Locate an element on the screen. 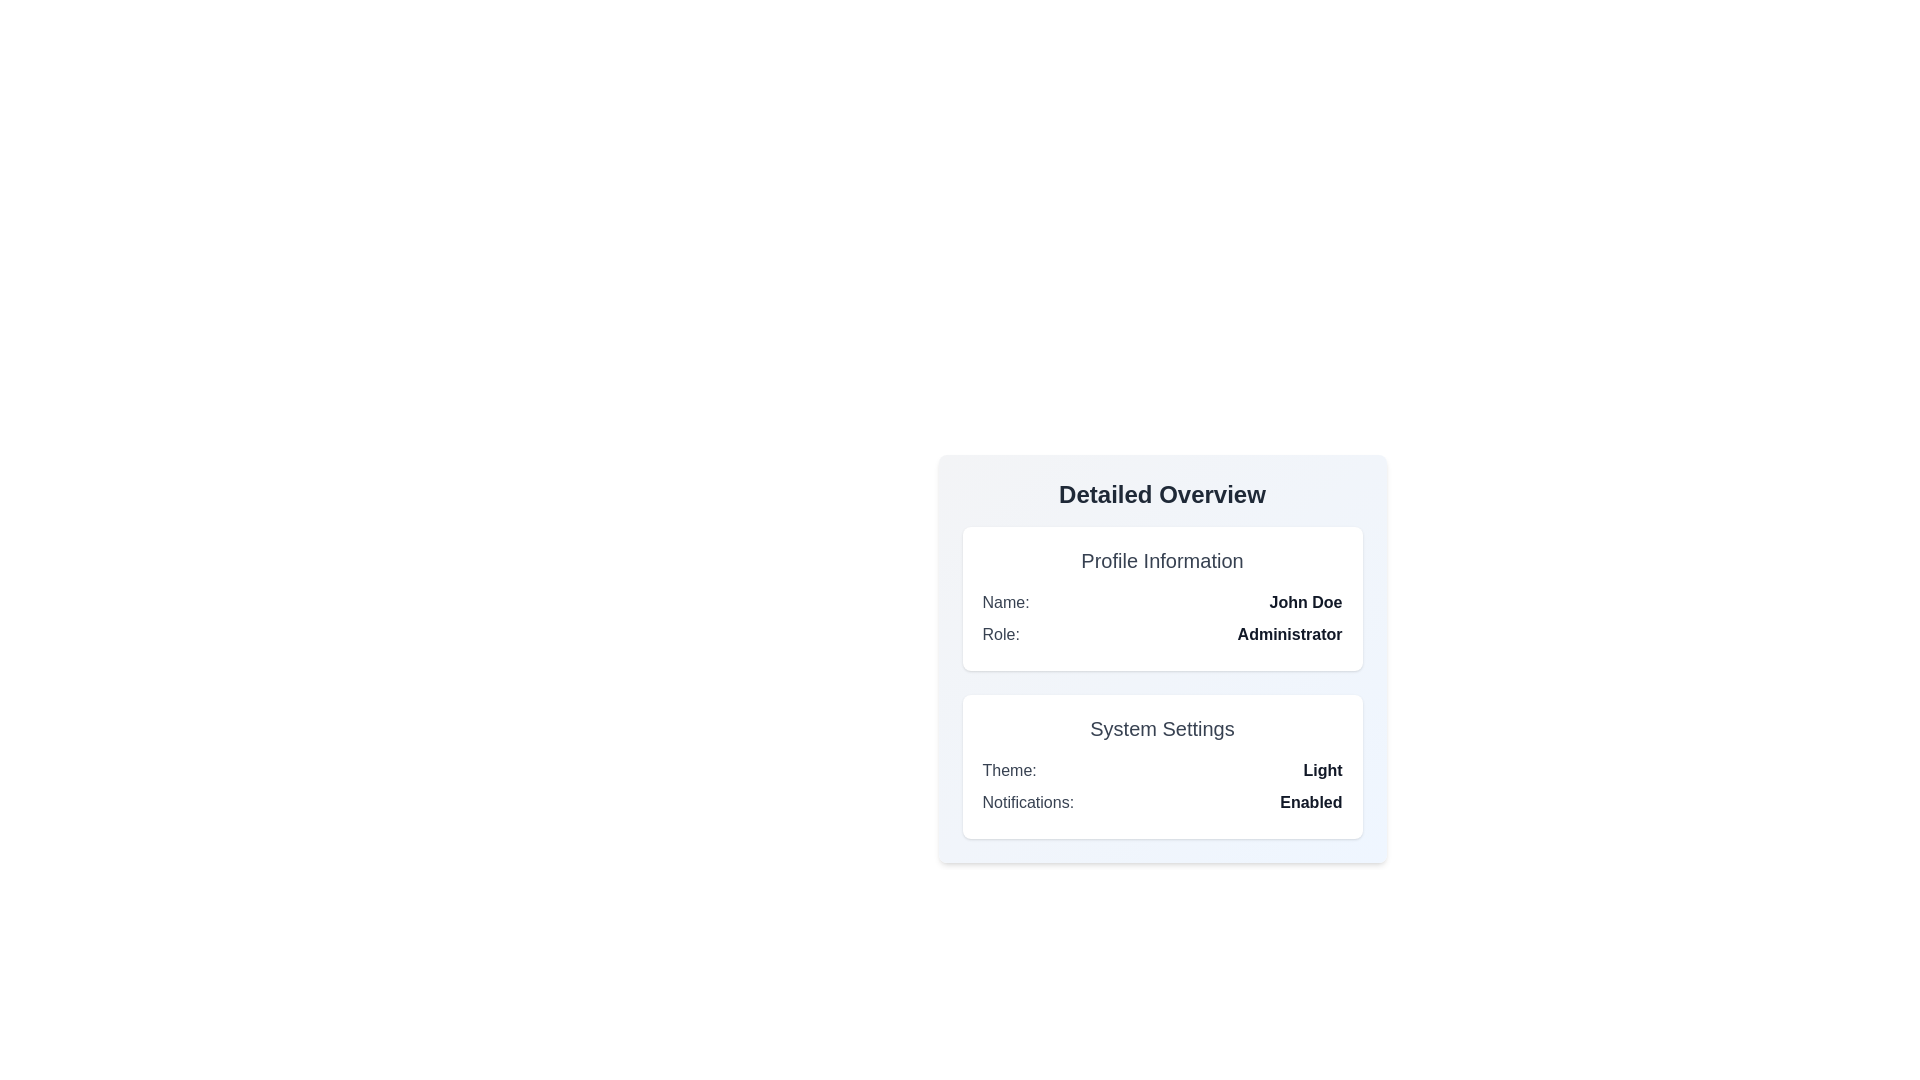 The image size is (1920, 1080). the static text label displaying 'Role:' styled with a gray font, located on the left side of the line containing the role information under the 'Profile Information' section is located at coordinates (1001, 635).